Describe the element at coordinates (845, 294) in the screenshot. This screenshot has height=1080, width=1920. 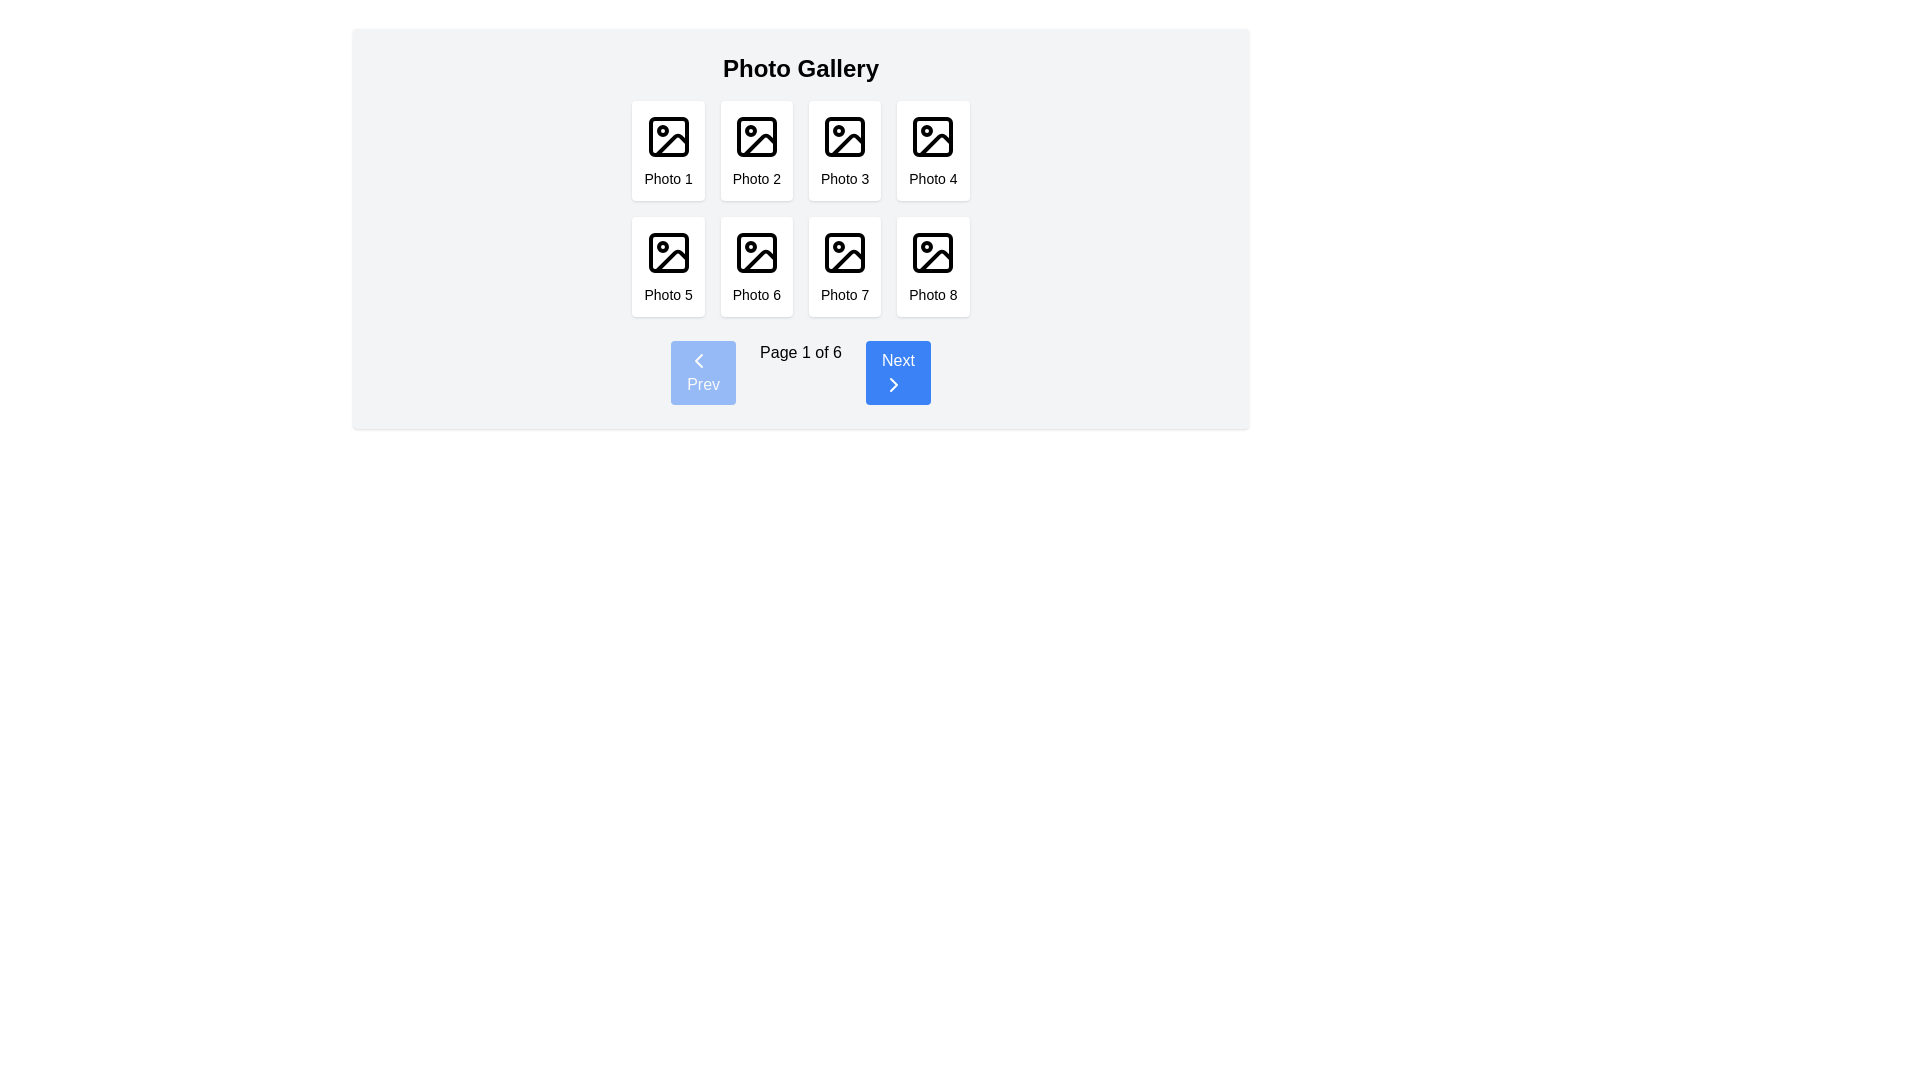
I see `the text label reading 'Photo 7', which is displayed below a photo icon in the 'Photo Gallery' section` at that location.